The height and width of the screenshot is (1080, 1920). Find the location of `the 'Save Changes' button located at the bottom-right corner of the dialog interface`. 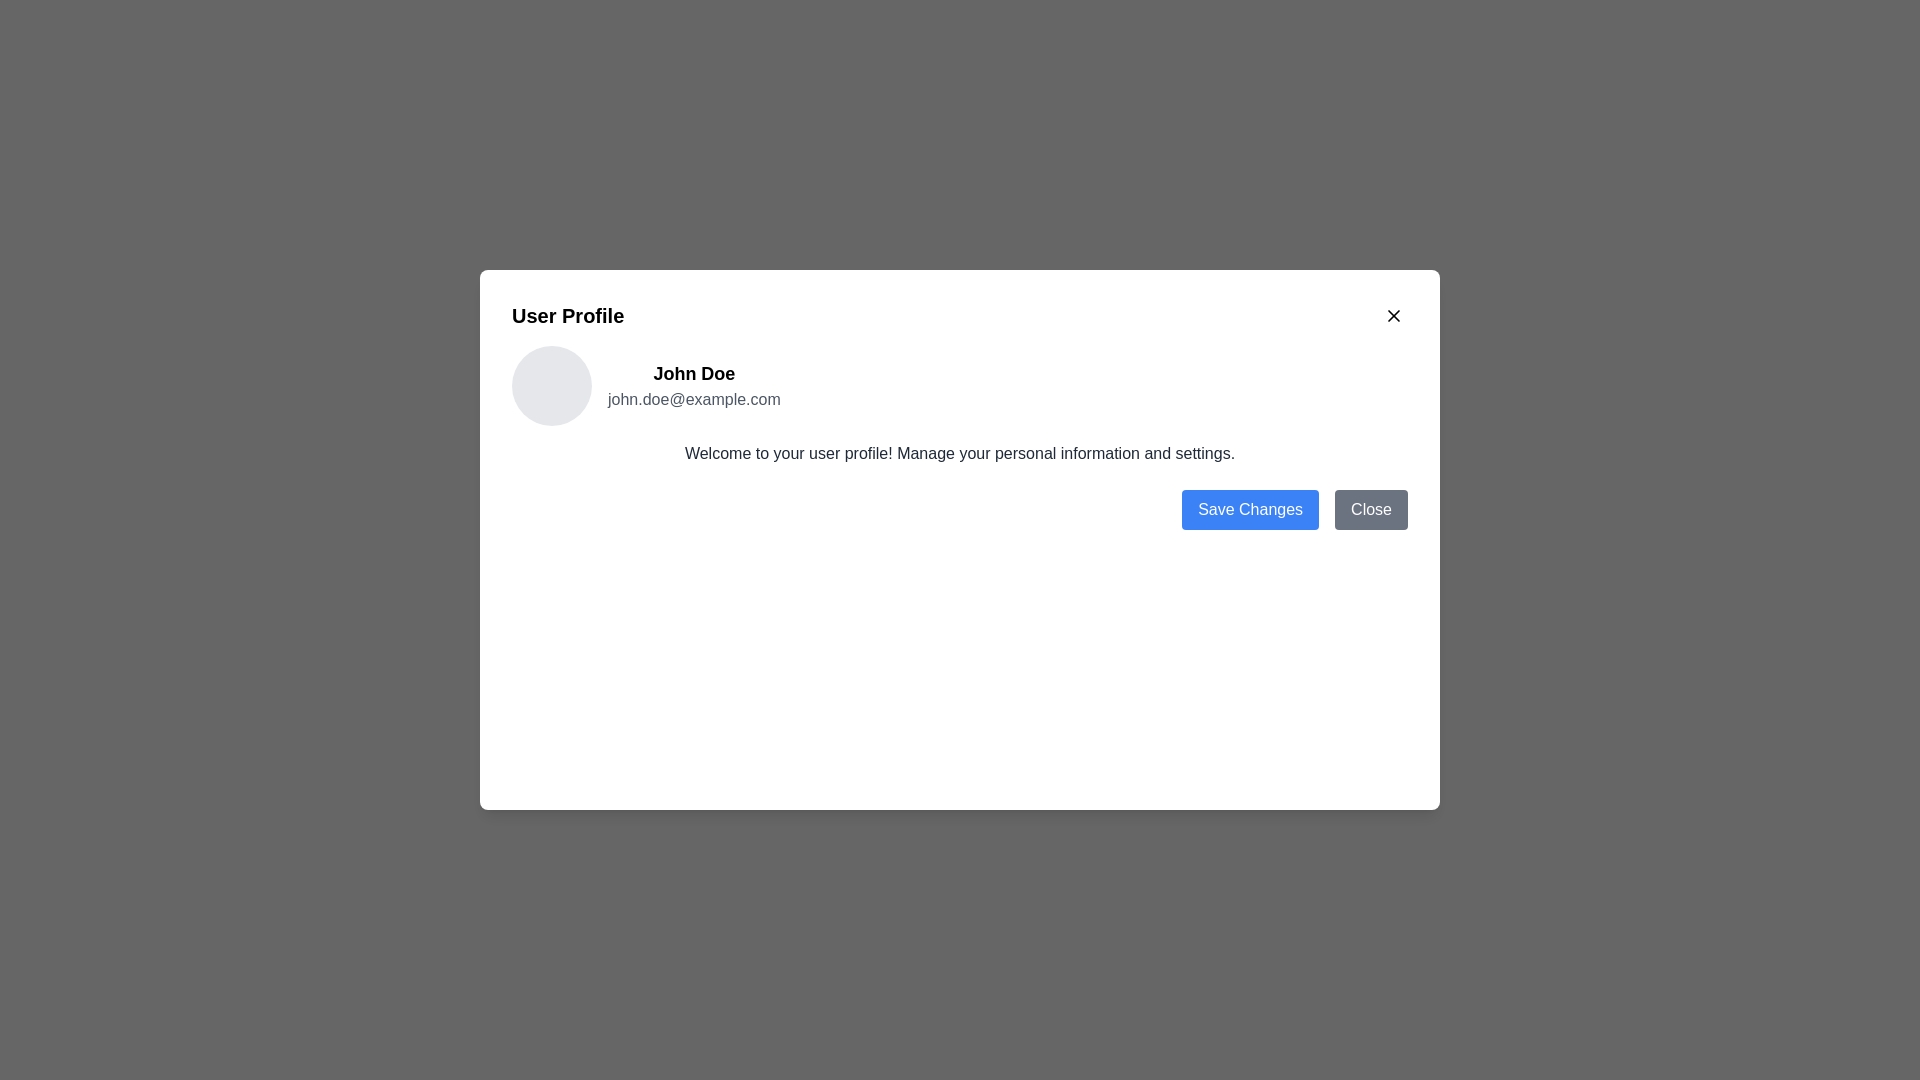

the 'Save Changes' button located at the bottom-right corner of the dialog interface is located at coordinates (1249, 508).